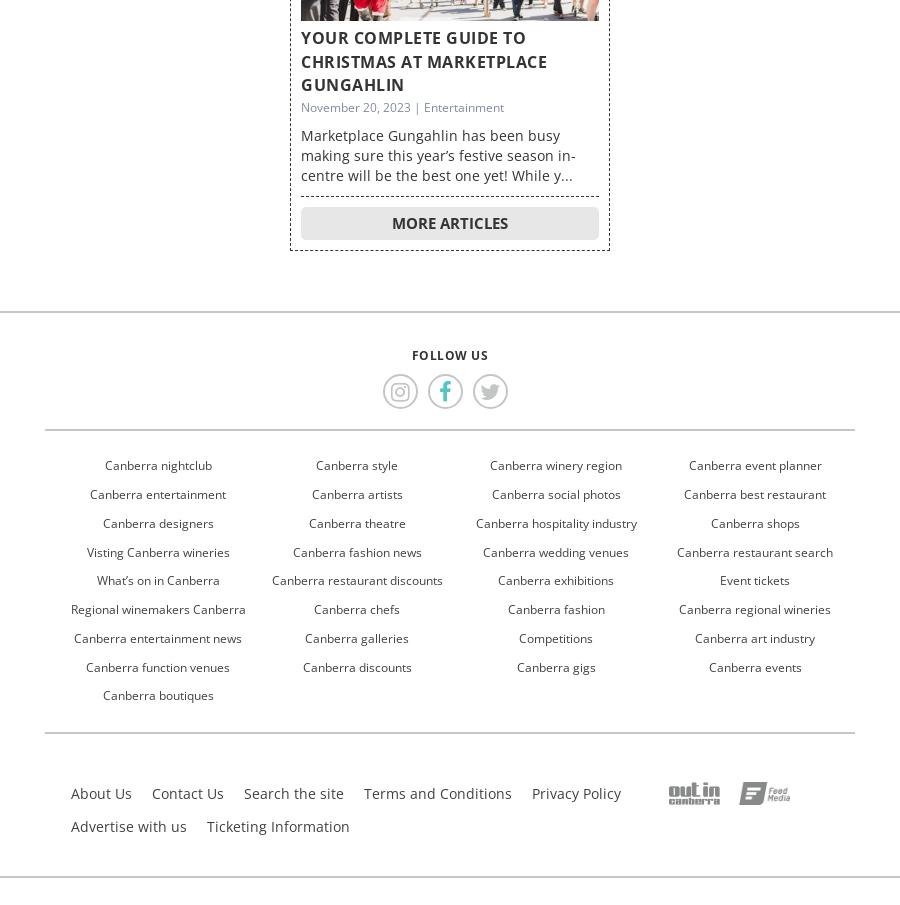  I want to click on 'Privacy Policy', so click(576, 792).